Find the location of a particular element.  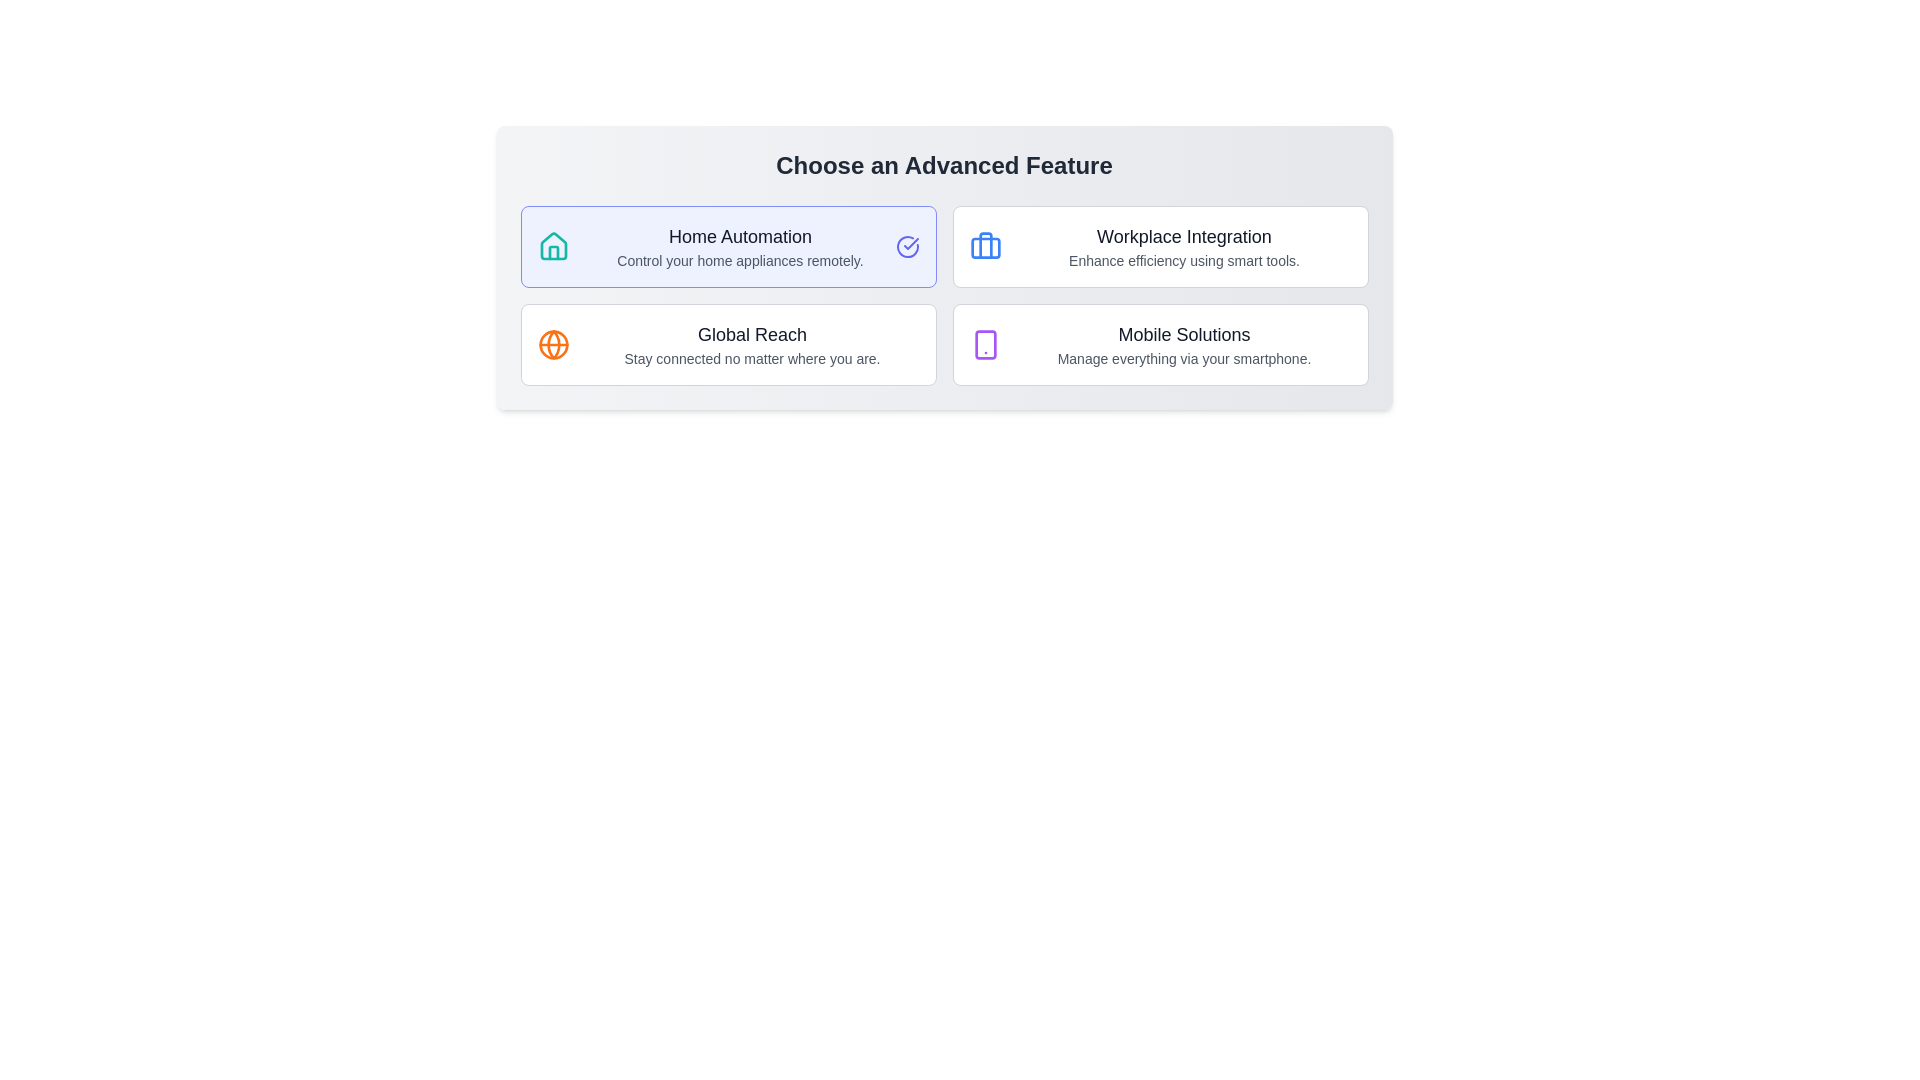

the 'Home Automation' selectable card-like button option located at the top-left side of the grid layout is located at coordinates (727, 245).